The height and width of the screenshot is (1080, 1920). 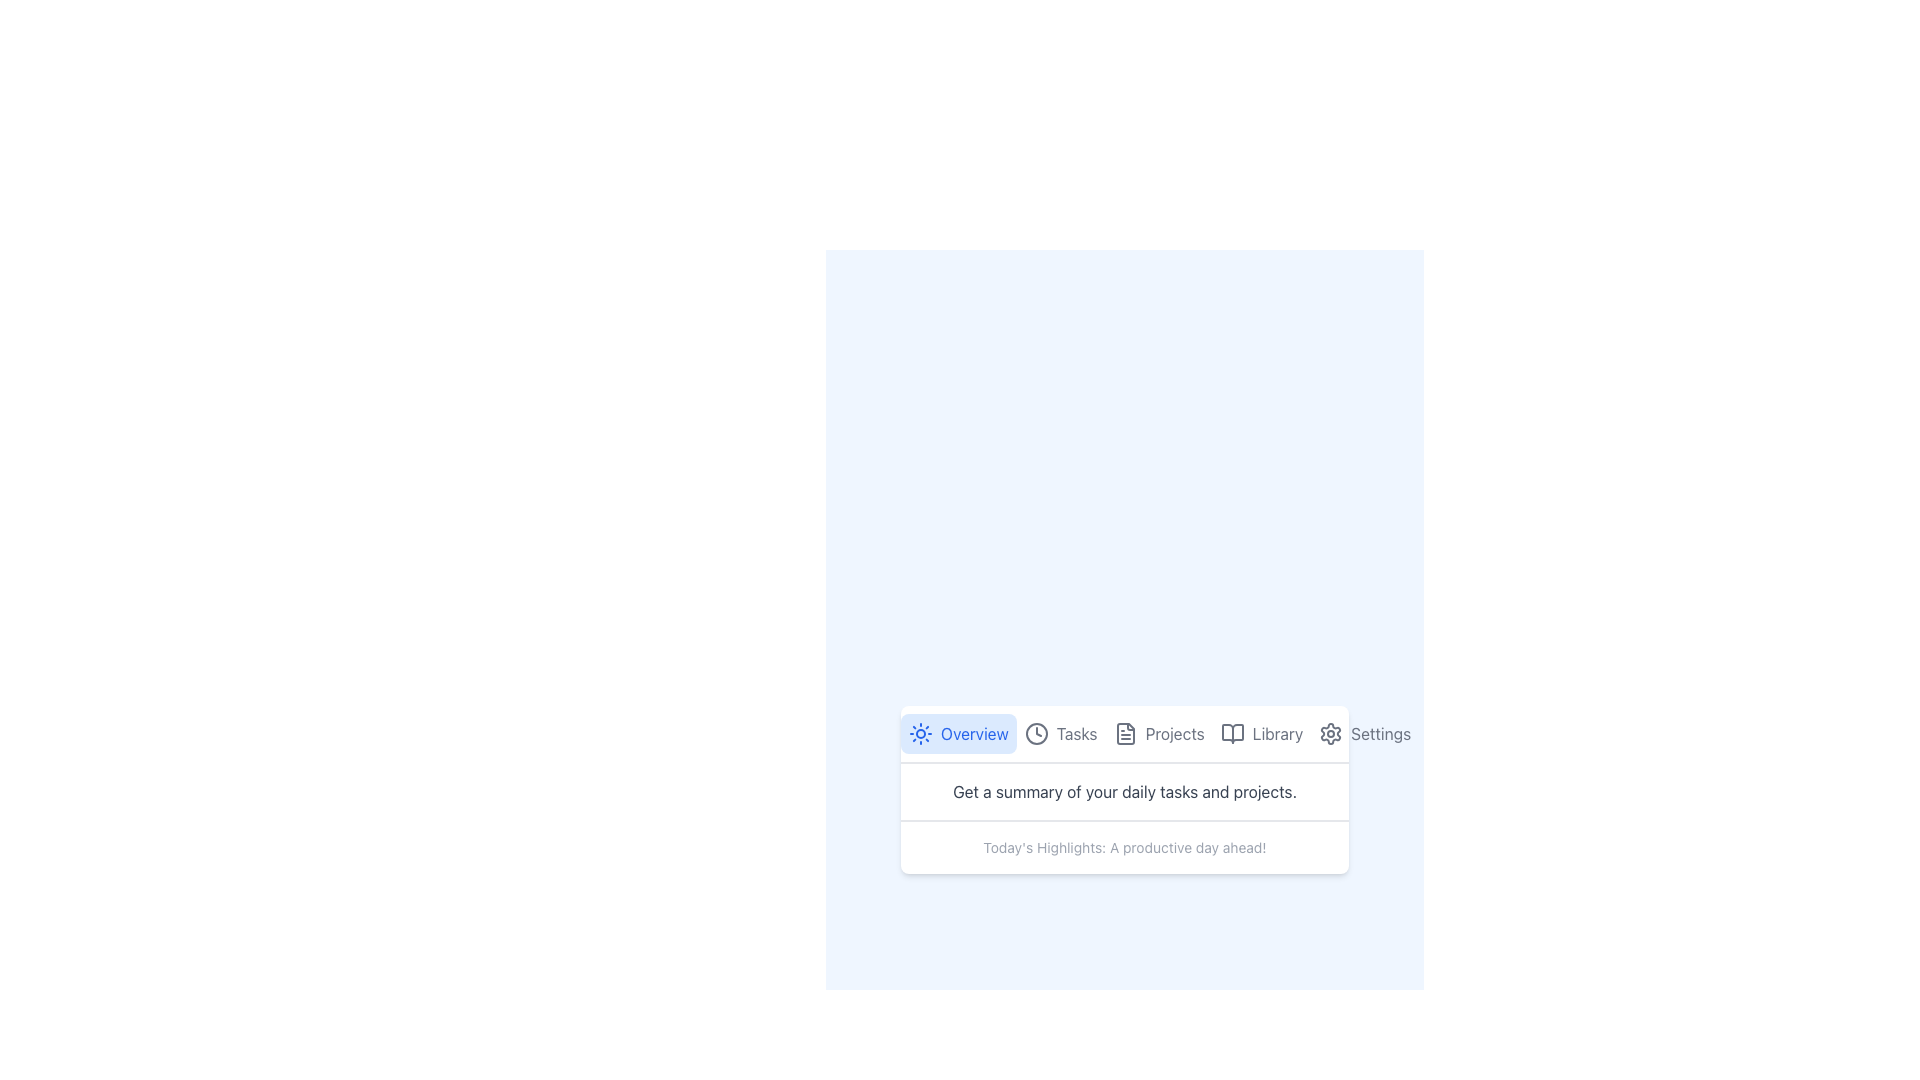 I want to click on the fourth button in the navigation menu, so click(x=1261, y=733).